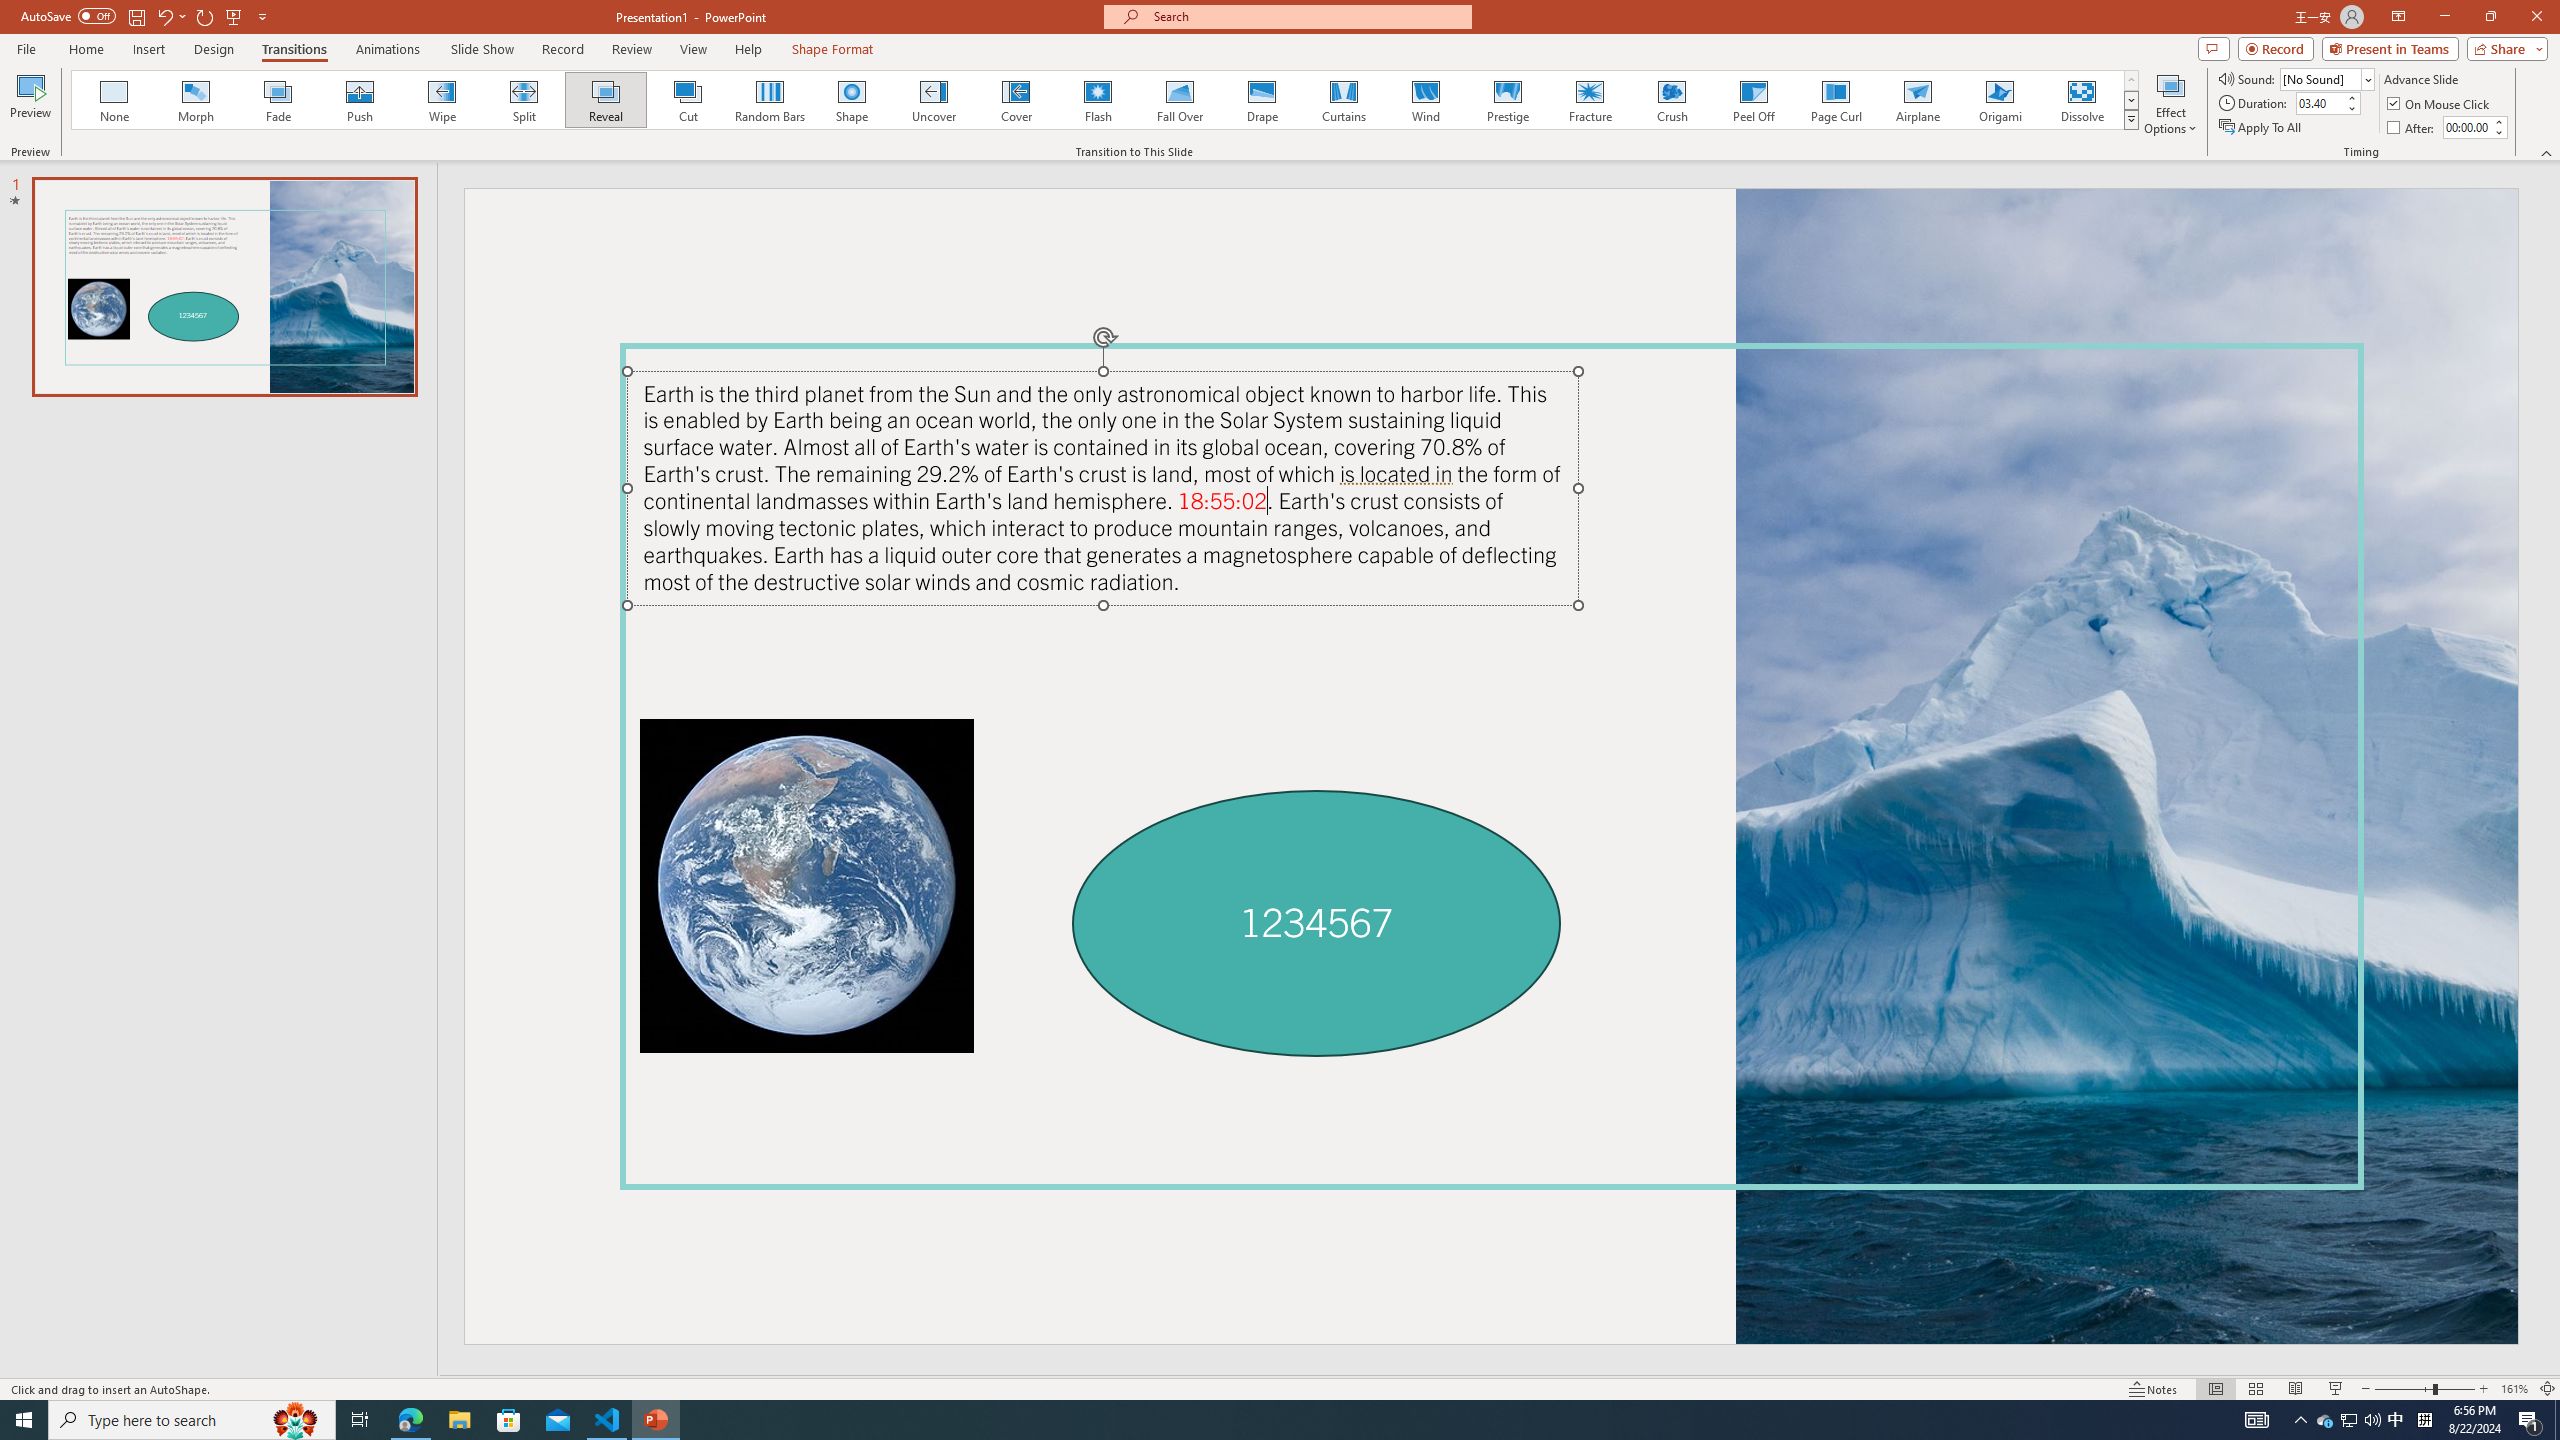  I want to click on 'Transition Effects', so click(2131, 118).